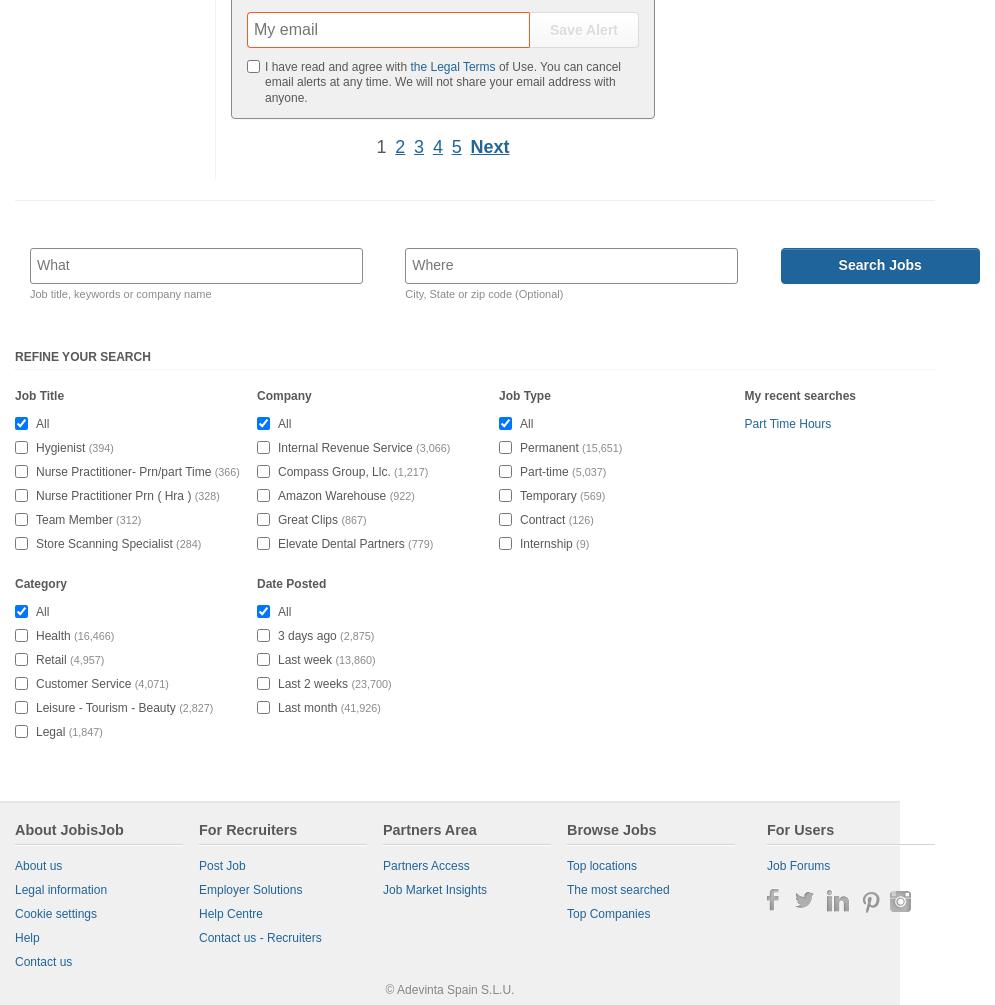  Describe the element at coordinates (418, 147) in the screenshot. I see `'3'` at that location.